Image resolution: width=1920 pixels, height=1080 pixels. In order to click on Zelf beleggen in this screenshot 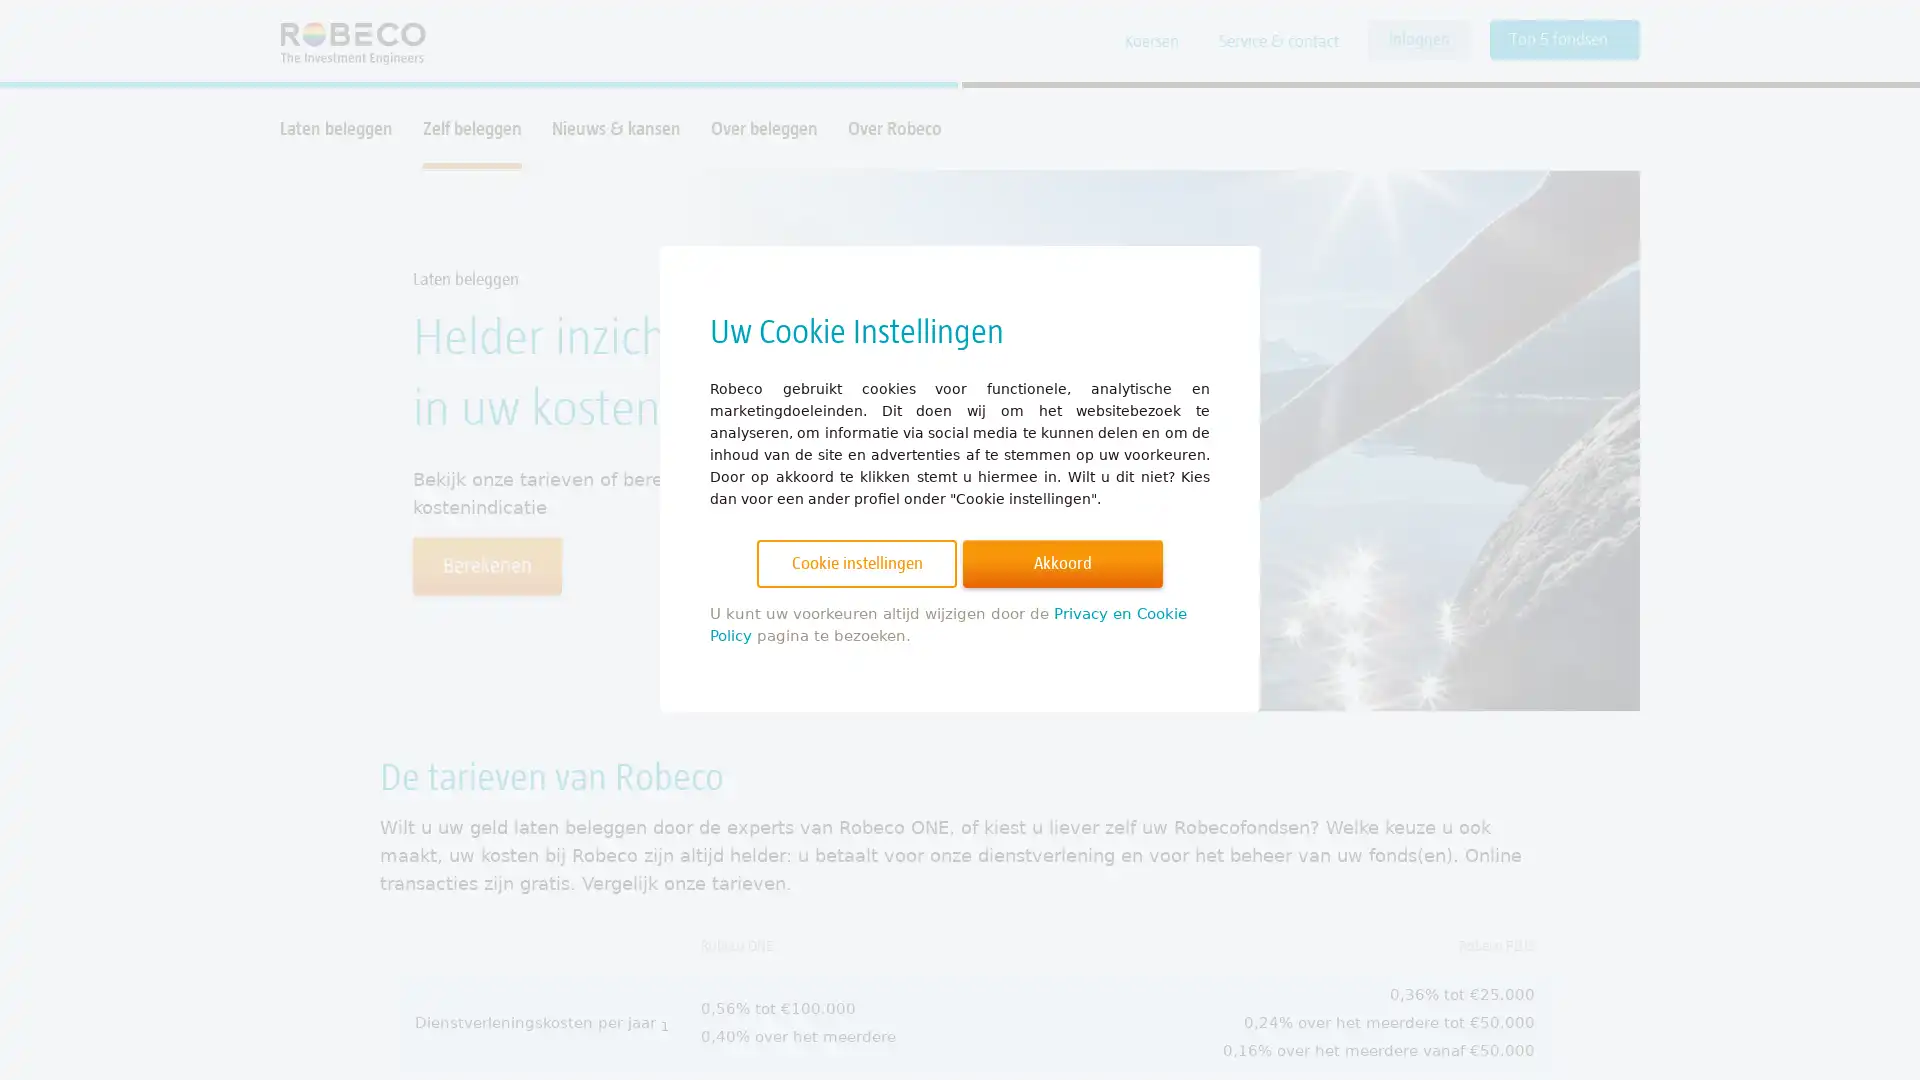, I will do `click(471, 128)`.